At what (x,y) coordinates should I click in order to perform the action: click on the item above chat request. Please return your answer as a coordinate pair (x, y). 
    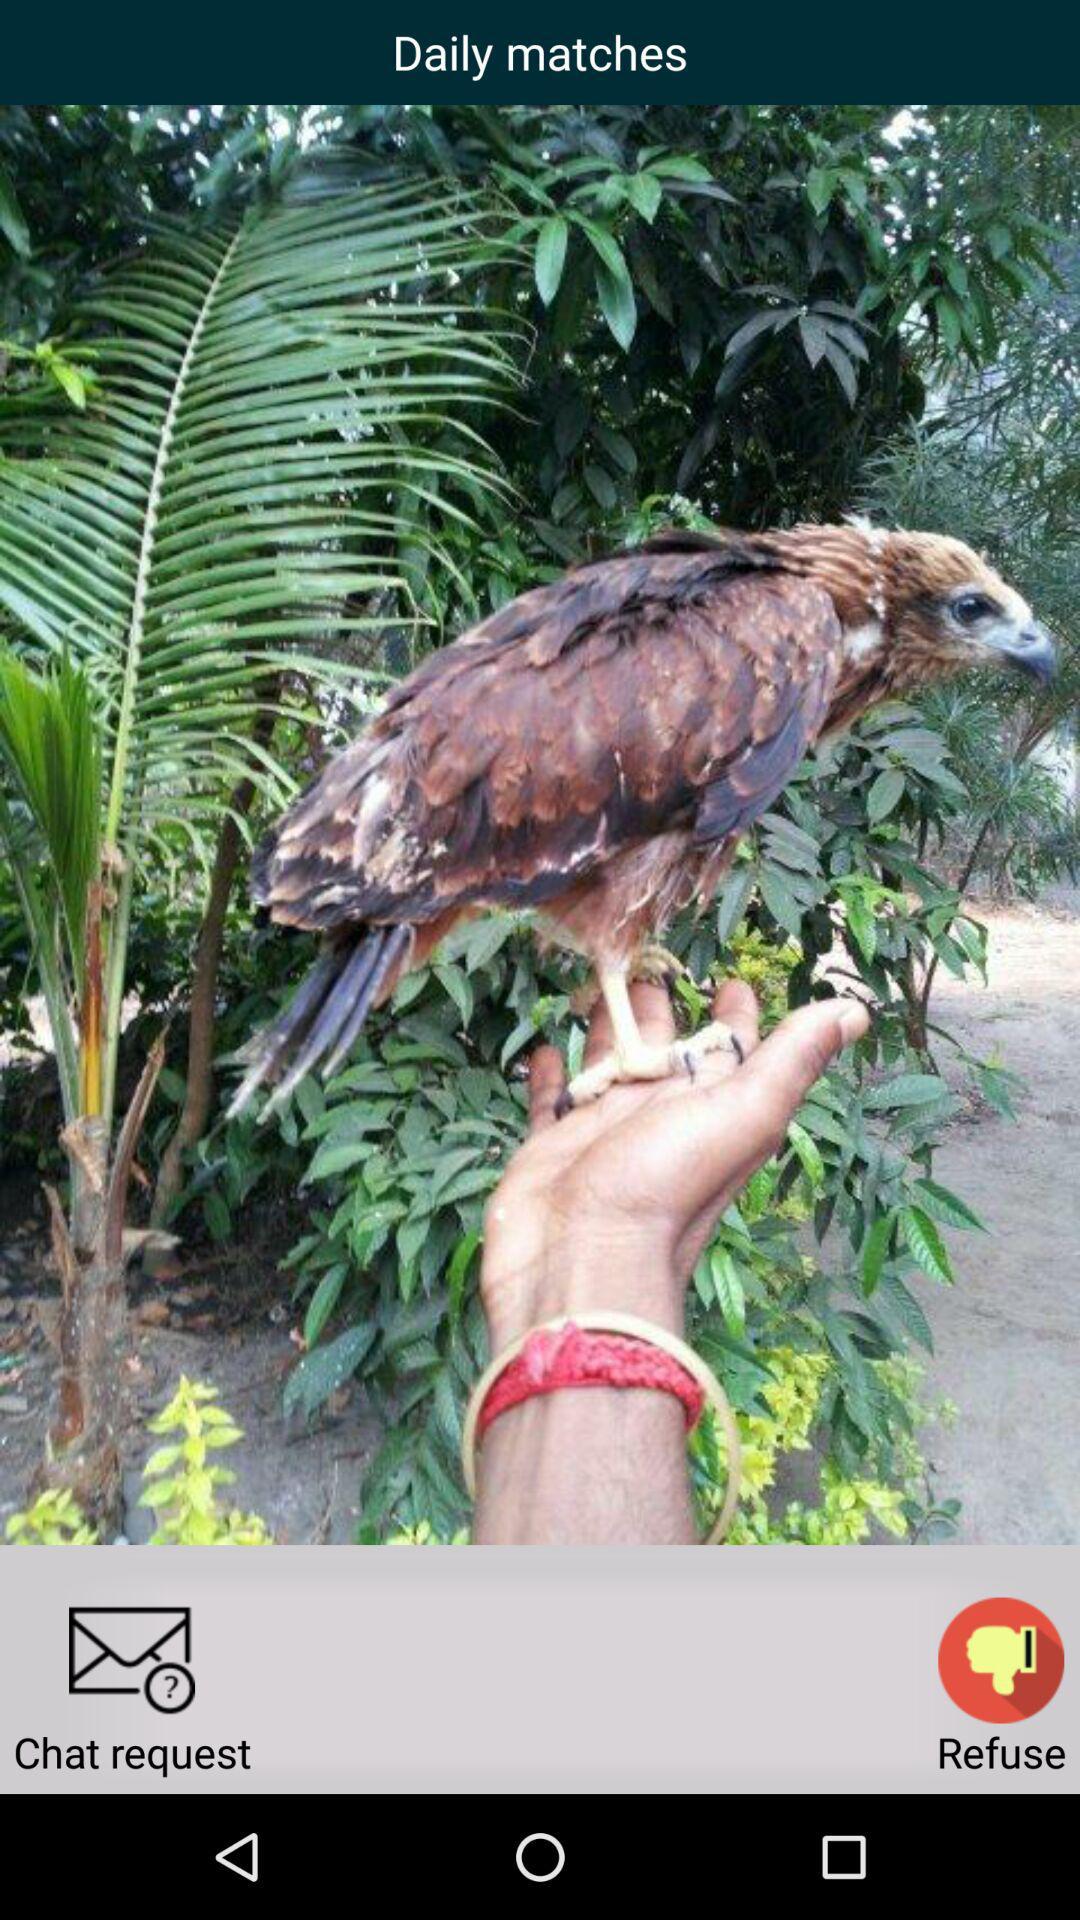
    Looking at the image, I should click on (131, 1660).